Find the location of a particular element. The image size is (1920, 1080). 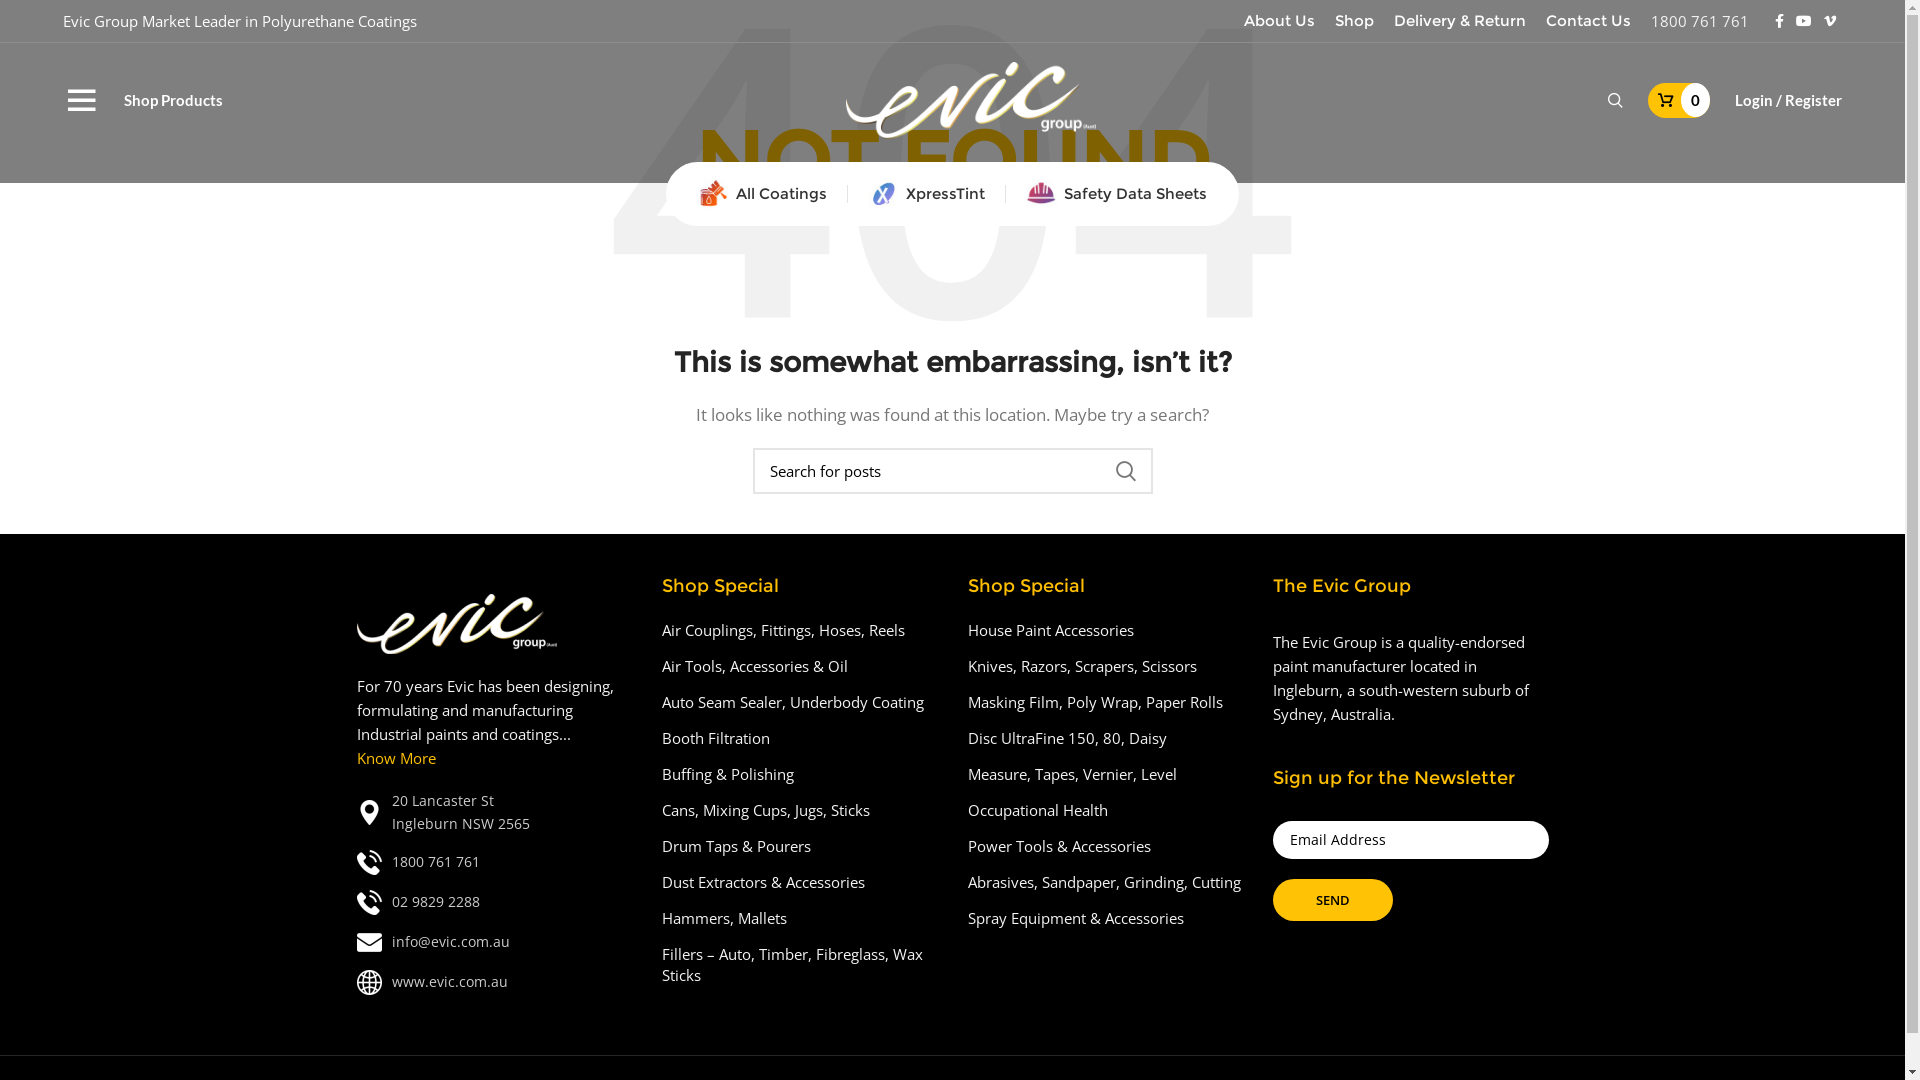

'Dust Extractors & Accessories' is located at coordinates (763, 881).